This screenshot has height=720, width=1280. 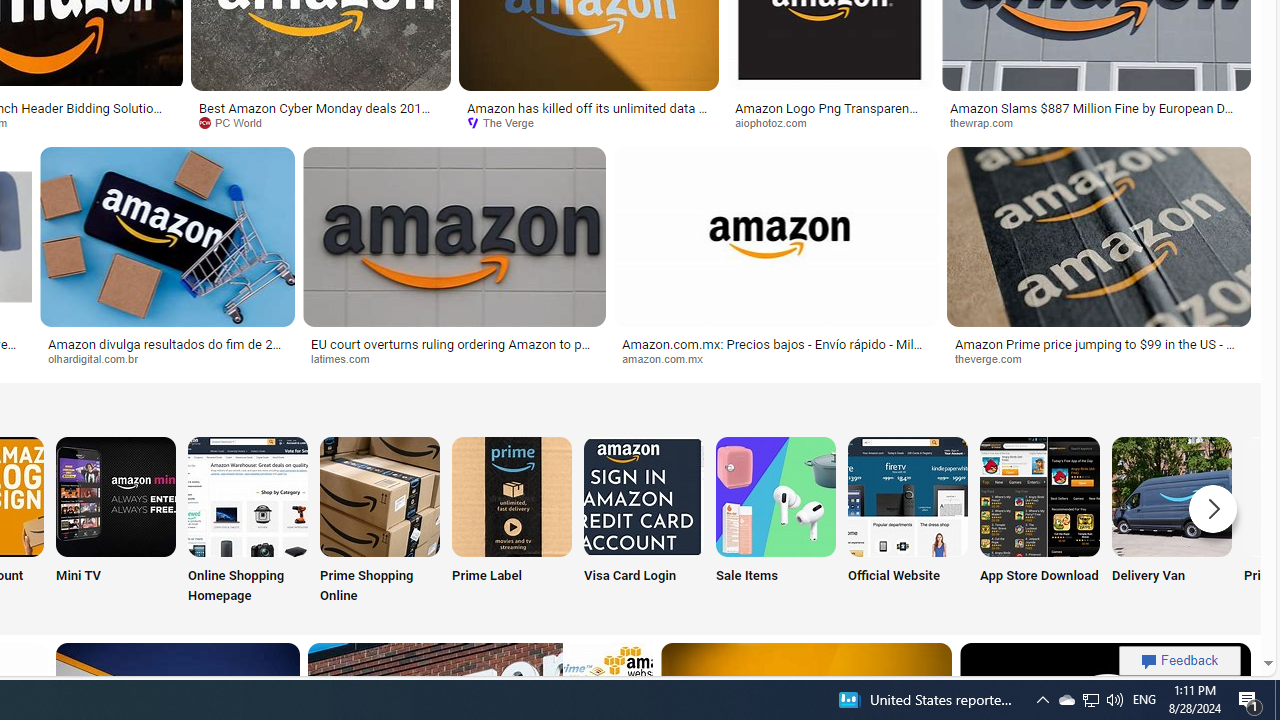 I want to click on 'Amazon App Store Download', so click(x=1040, y=495).